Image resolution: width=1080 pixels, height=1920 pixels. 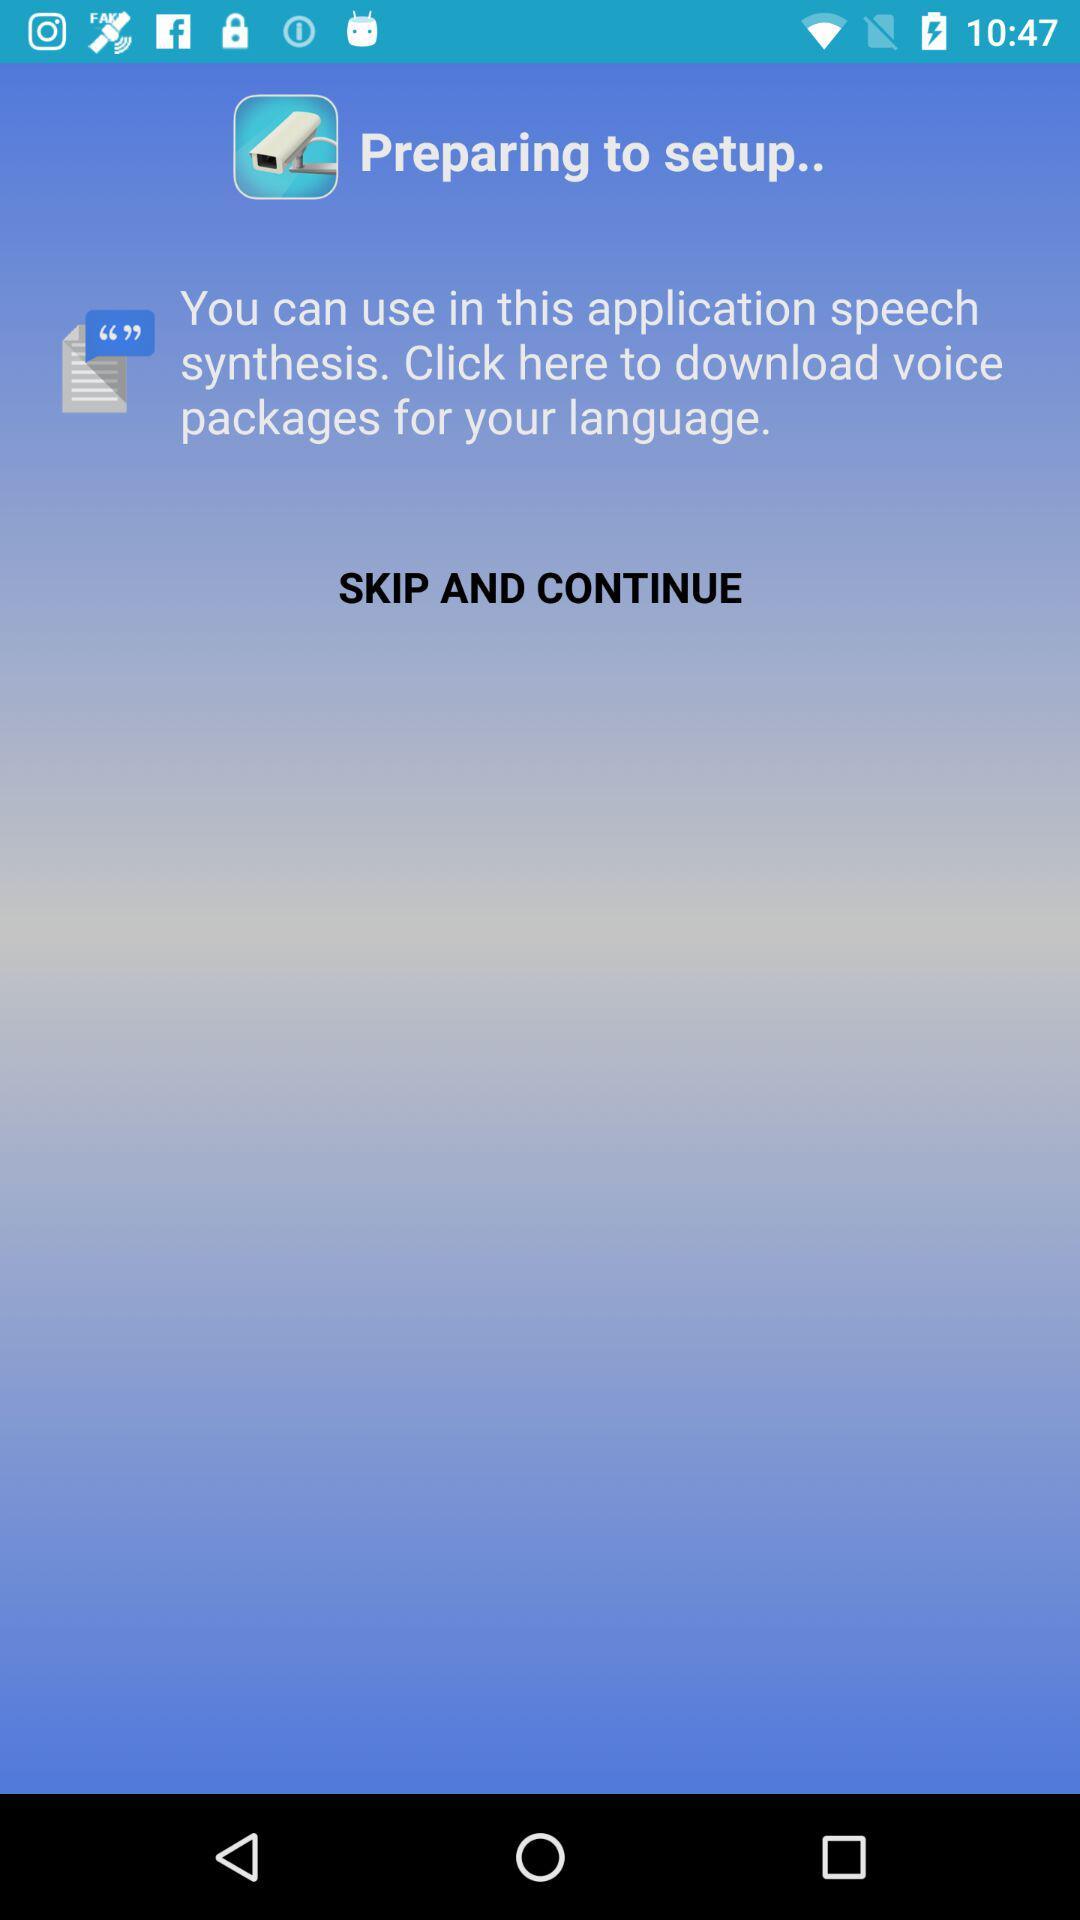 What do you see at coordinates (540, 361) in the screenshot?
I see `item above skip and continue` at bounding box center [540, 361].